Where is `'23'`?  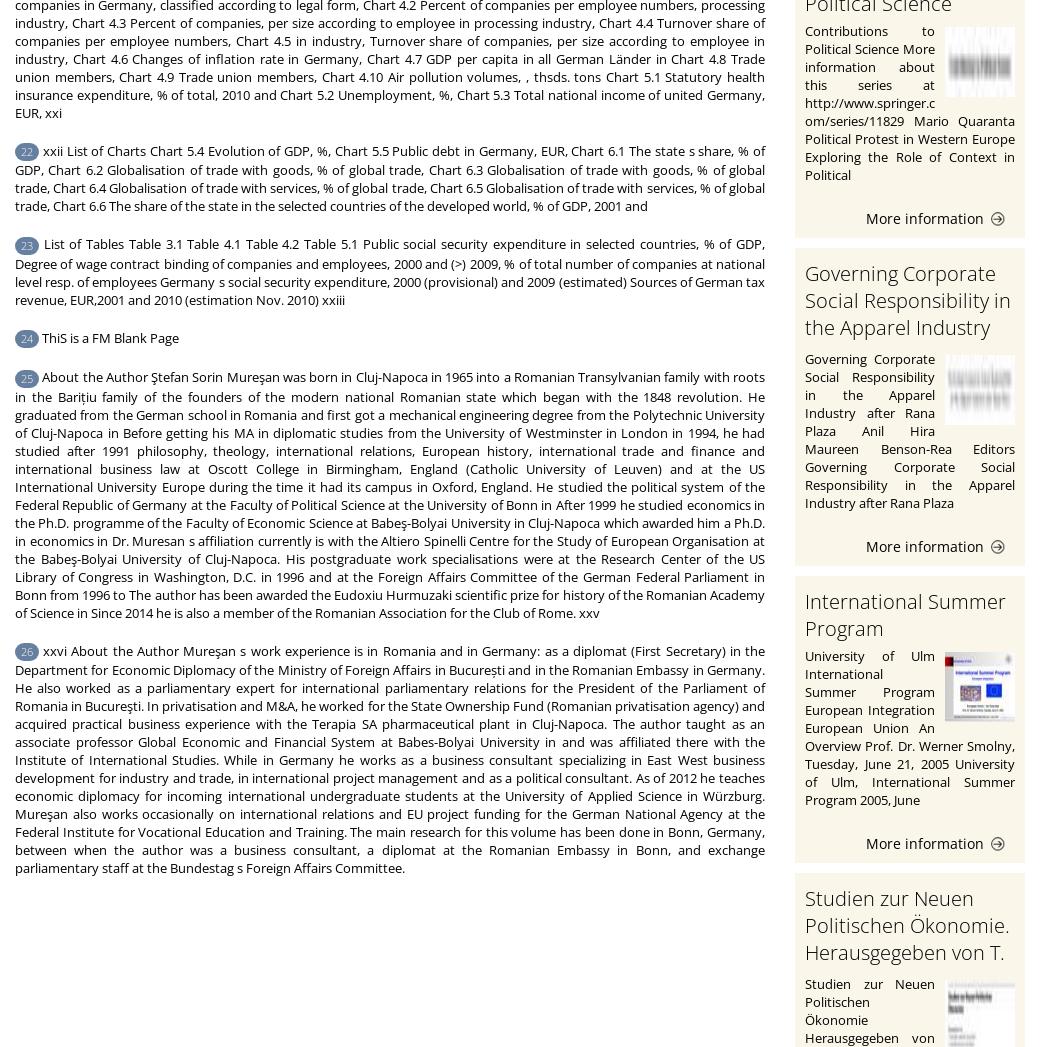 '23' is located at coordinates (26, 244).